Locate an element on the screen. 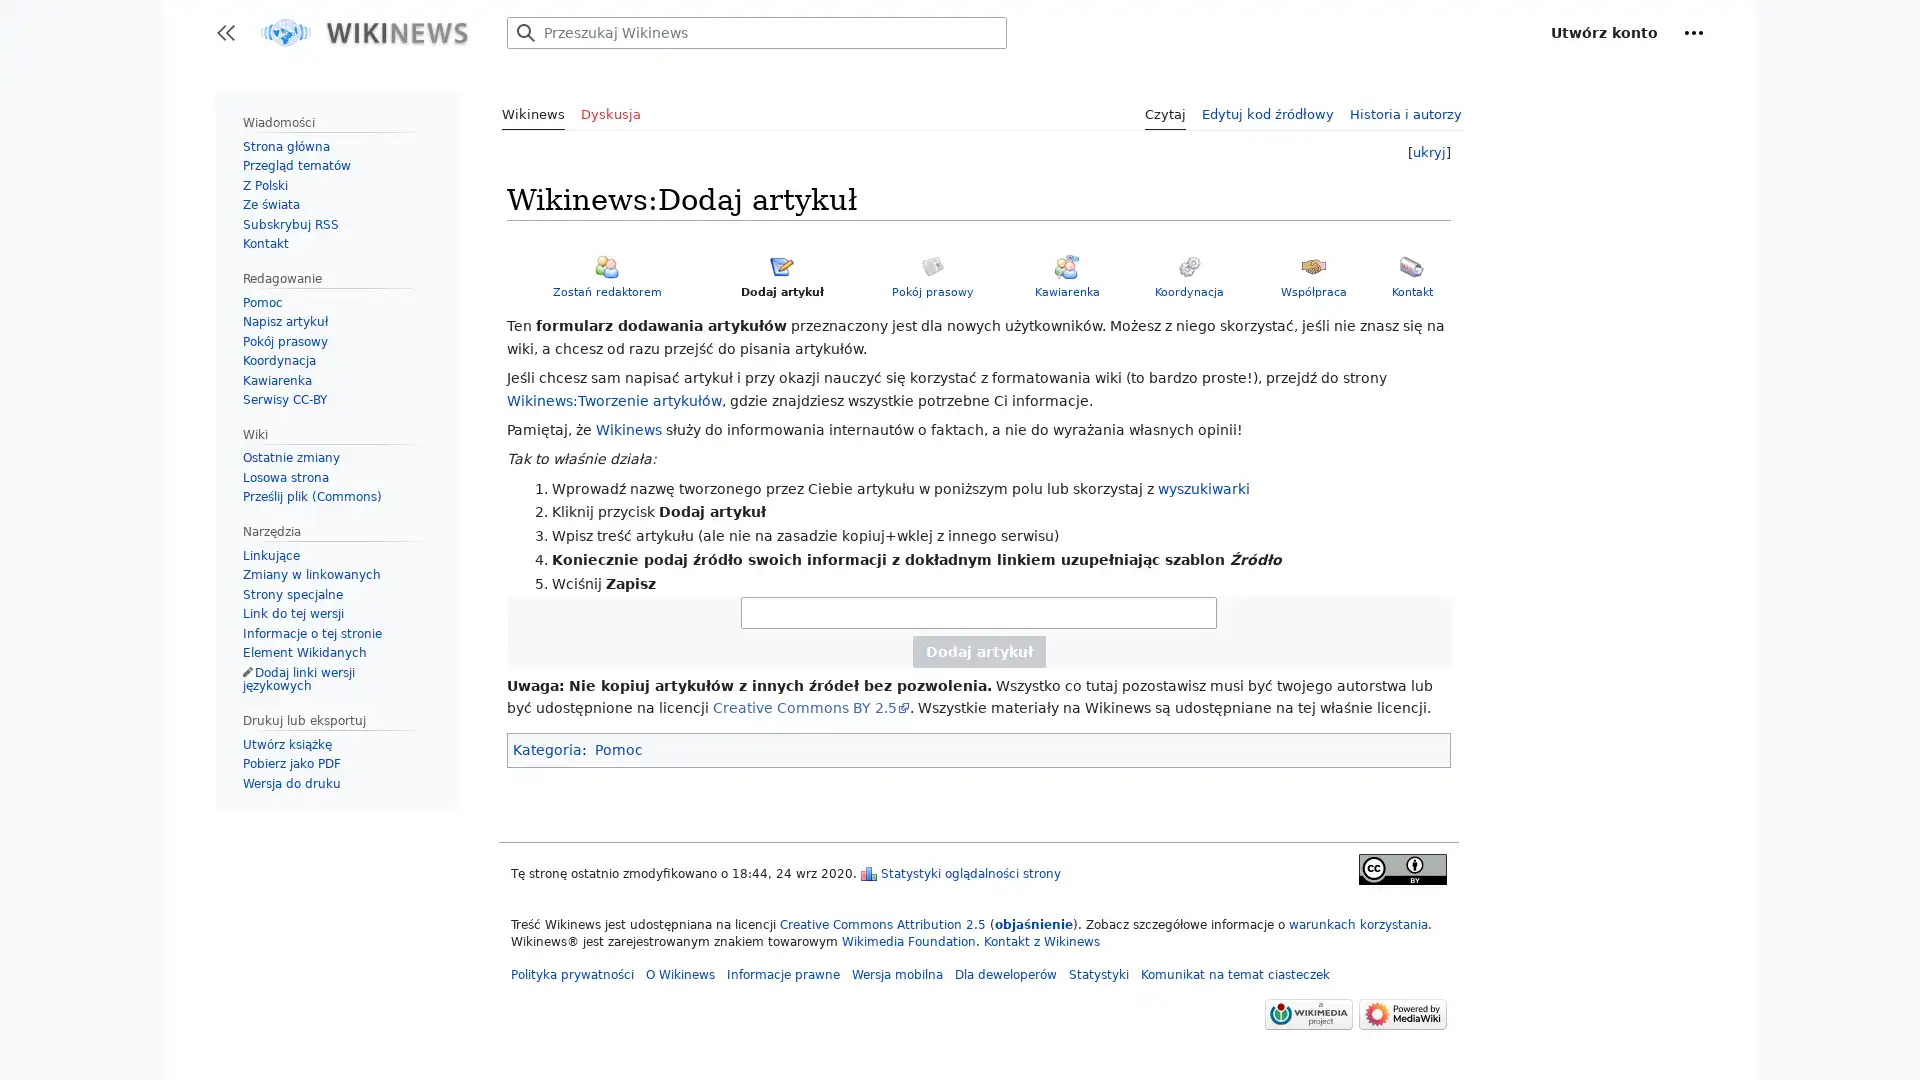 The height and width of the screenshot is (1080, 1920). Przeacz panel boczny is located at coordinates (225, 33).